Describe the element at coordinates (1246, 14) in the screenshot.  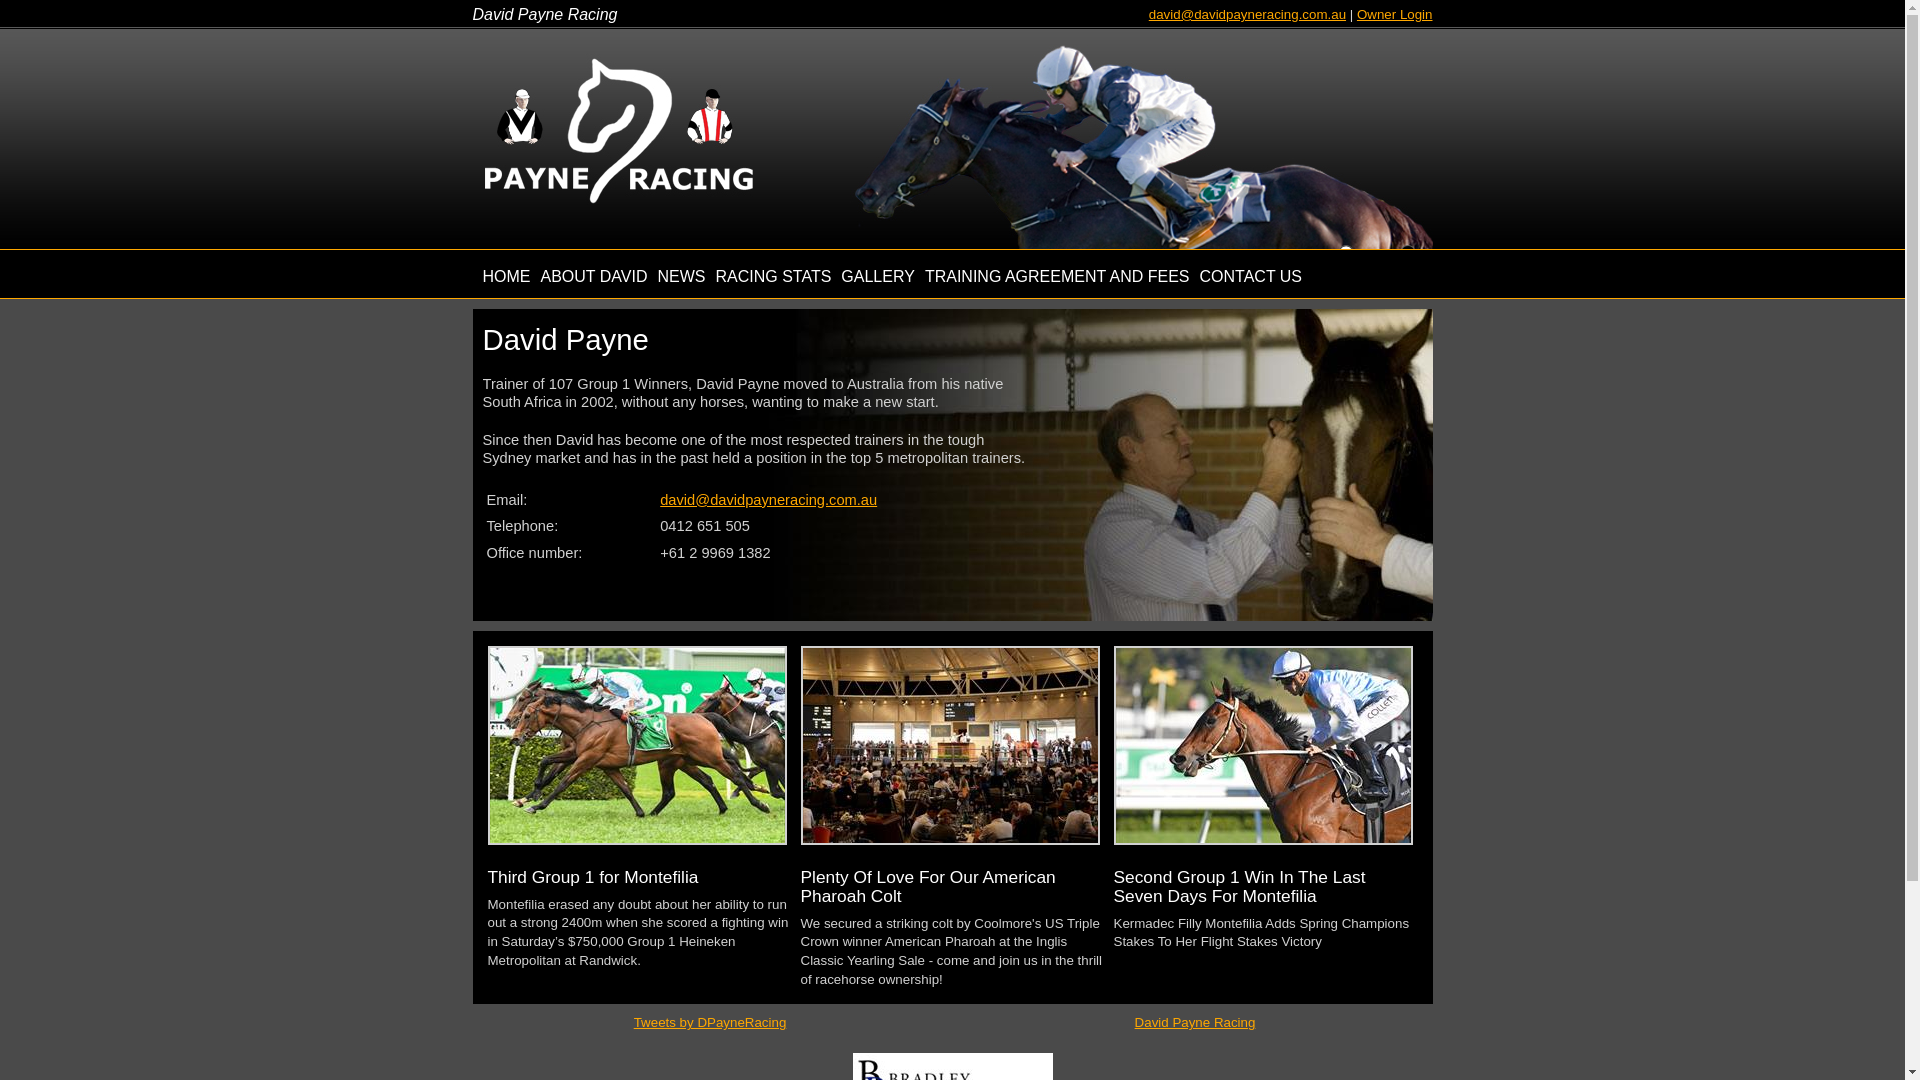
I see `'david@davidpayneracing.com.au'` at that location.